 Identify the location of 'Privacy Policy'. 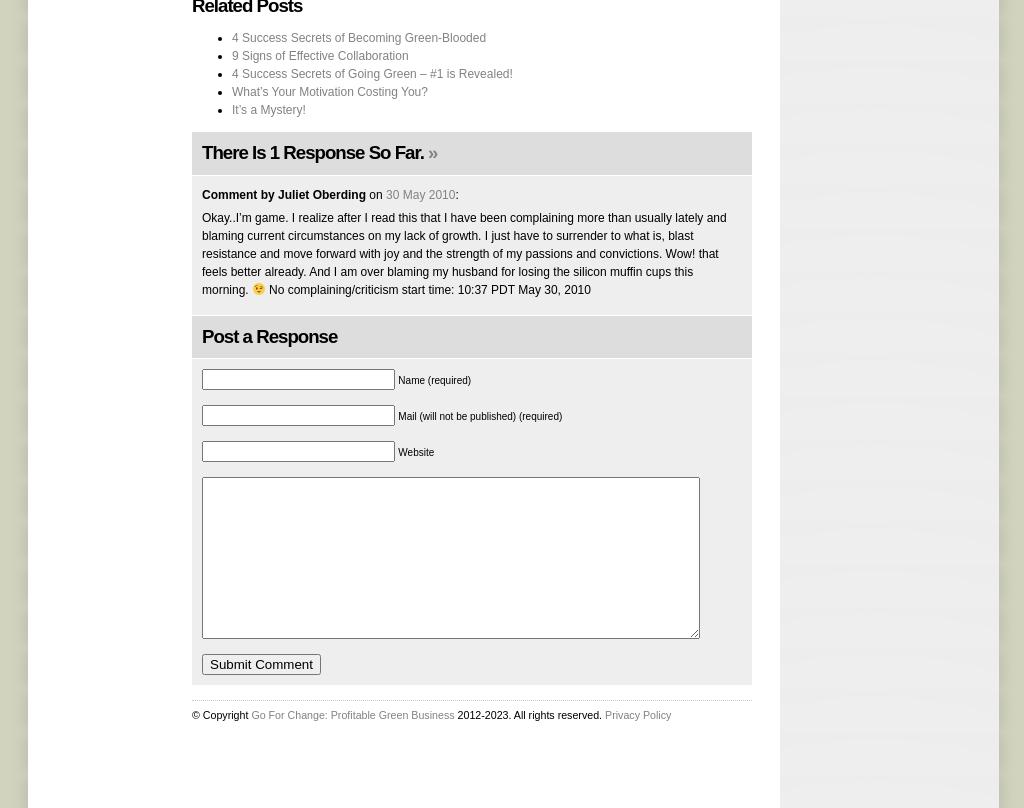
(637, 713).